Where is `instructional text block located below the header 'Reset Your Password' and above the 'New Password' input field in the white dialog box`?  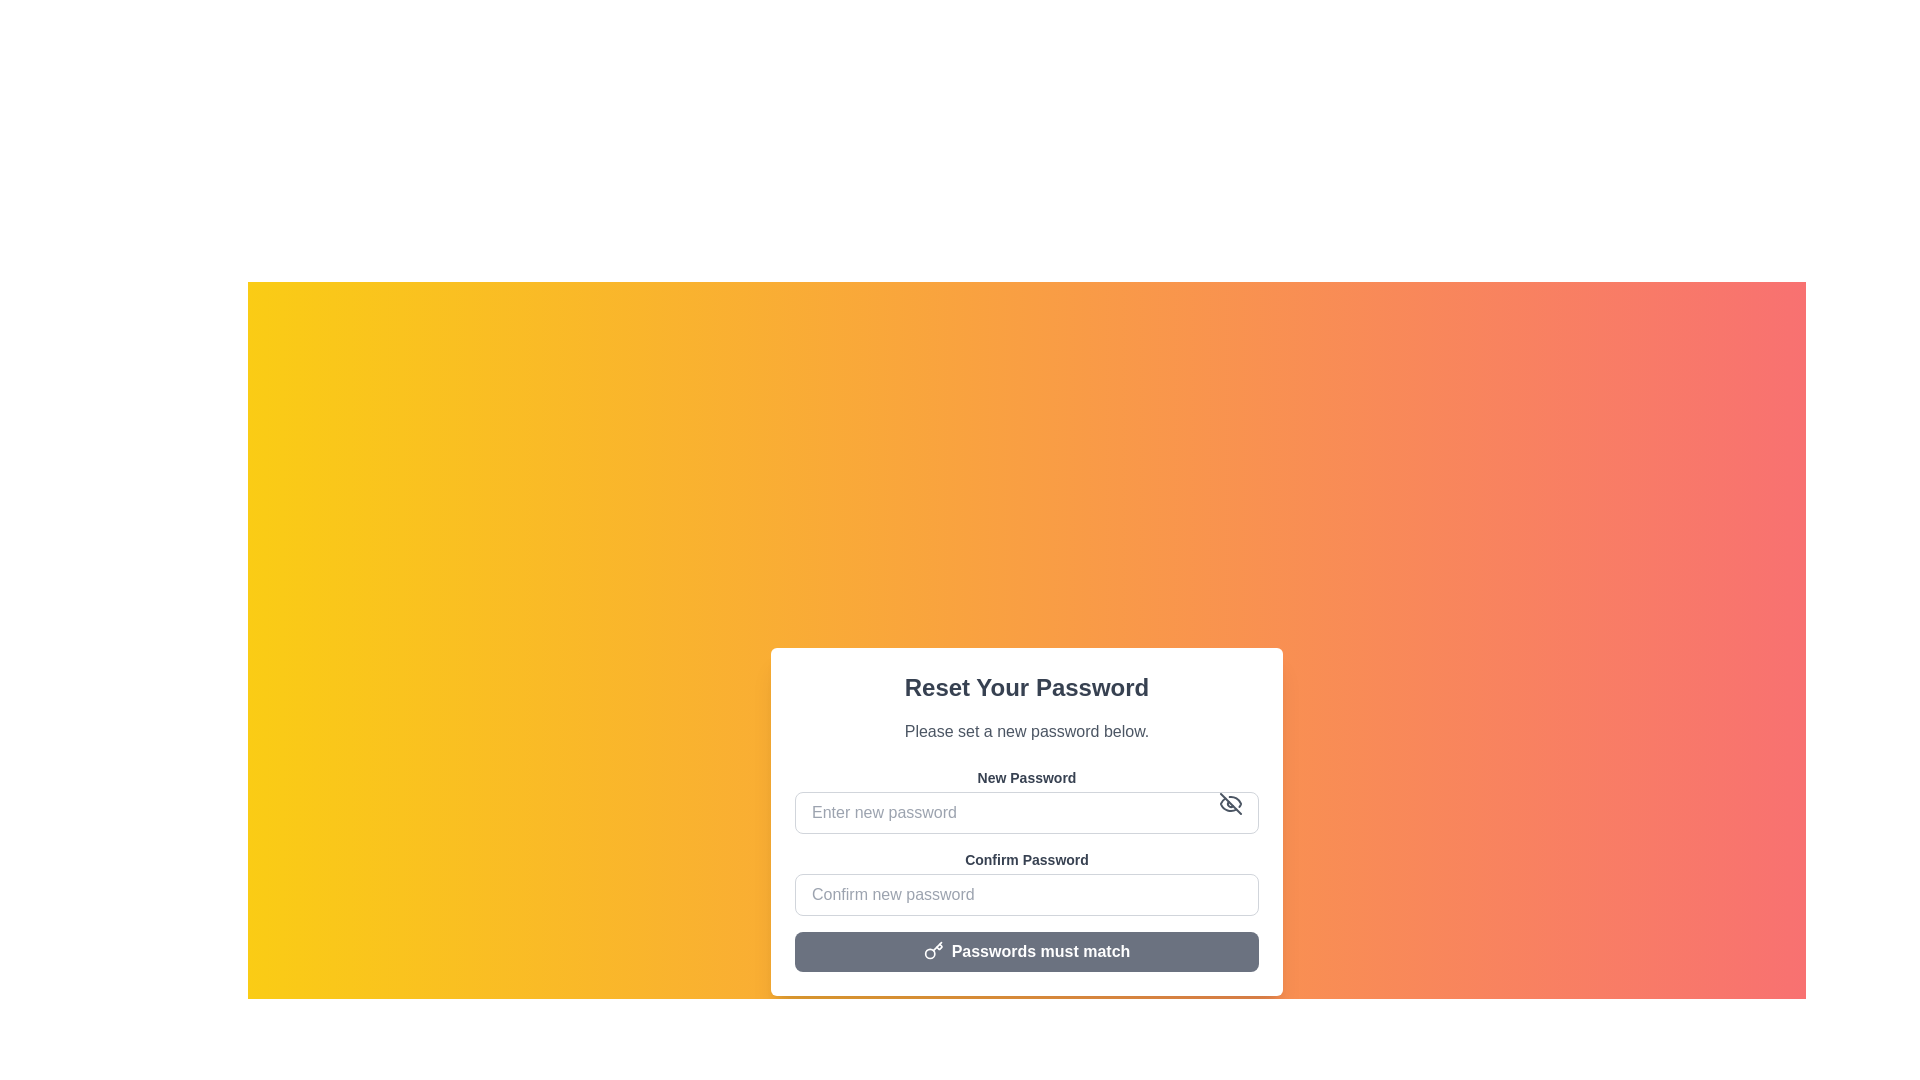
instructional text block located below the header 'Reset Your Password' and above the 'New Password' input field in the white dialog box is located at coordinates (1027, 732).